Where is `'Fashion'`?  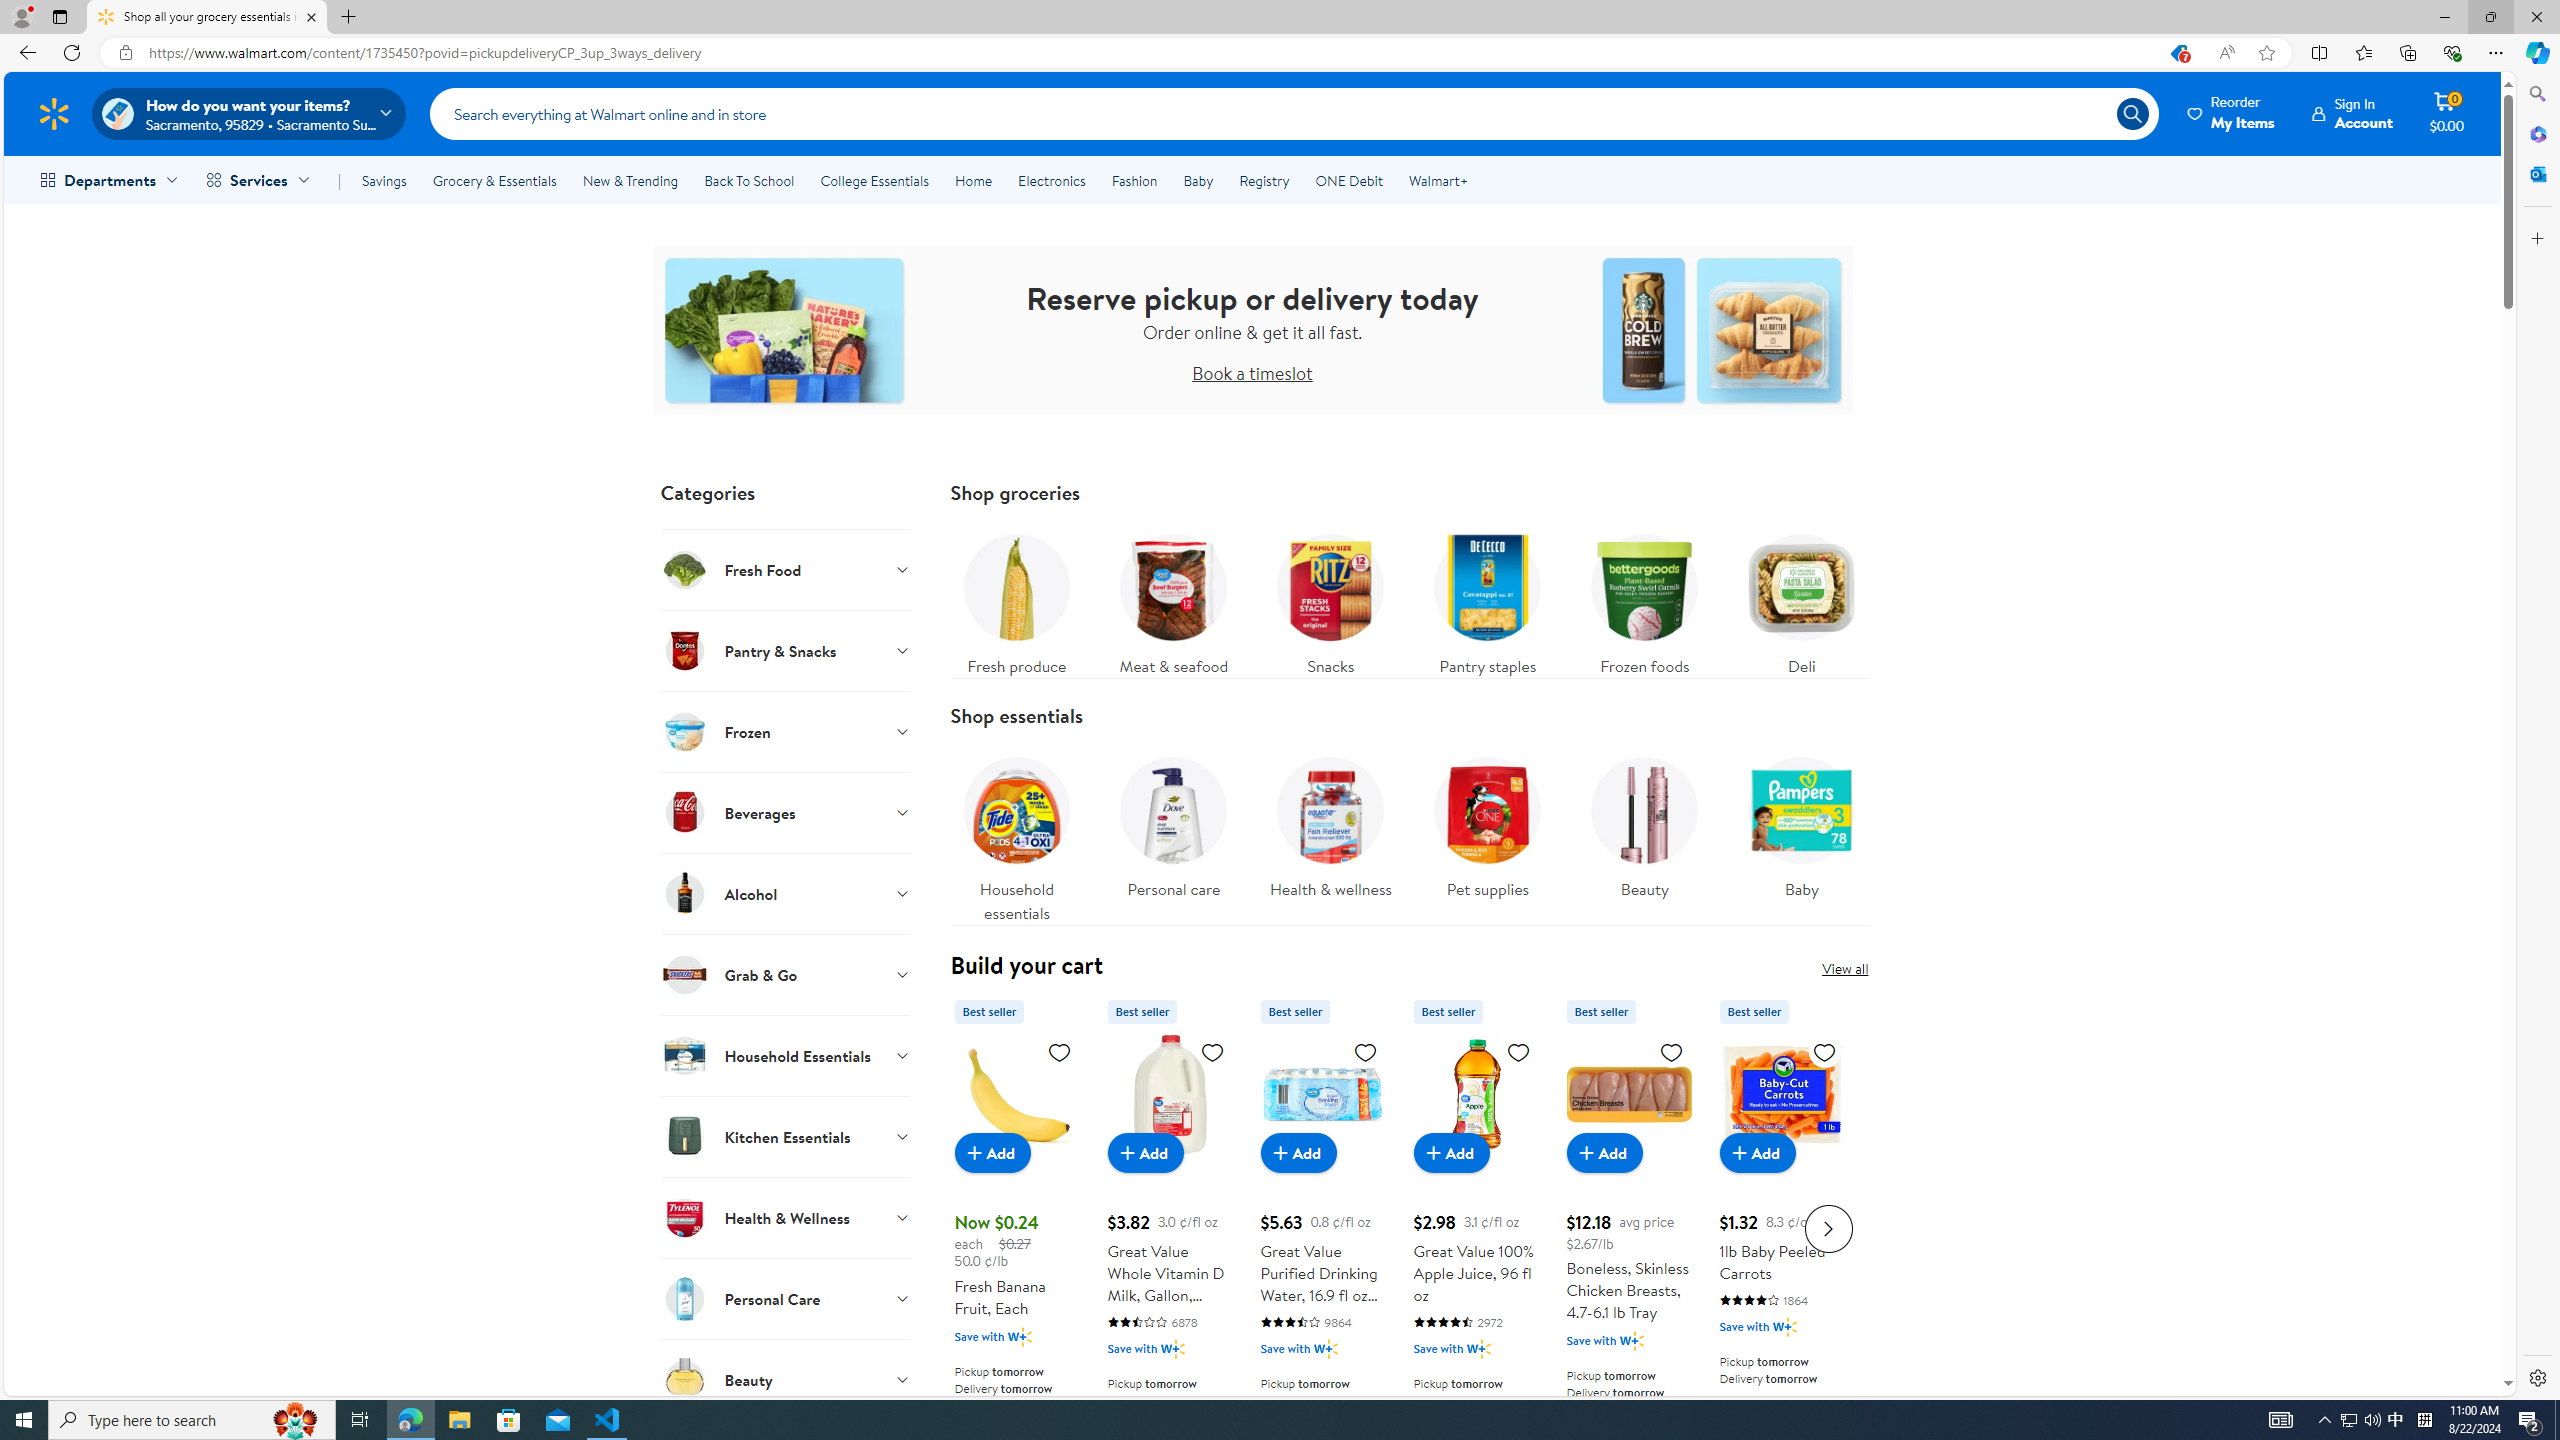
'Fashion' is located at coordinates (1133, 180).